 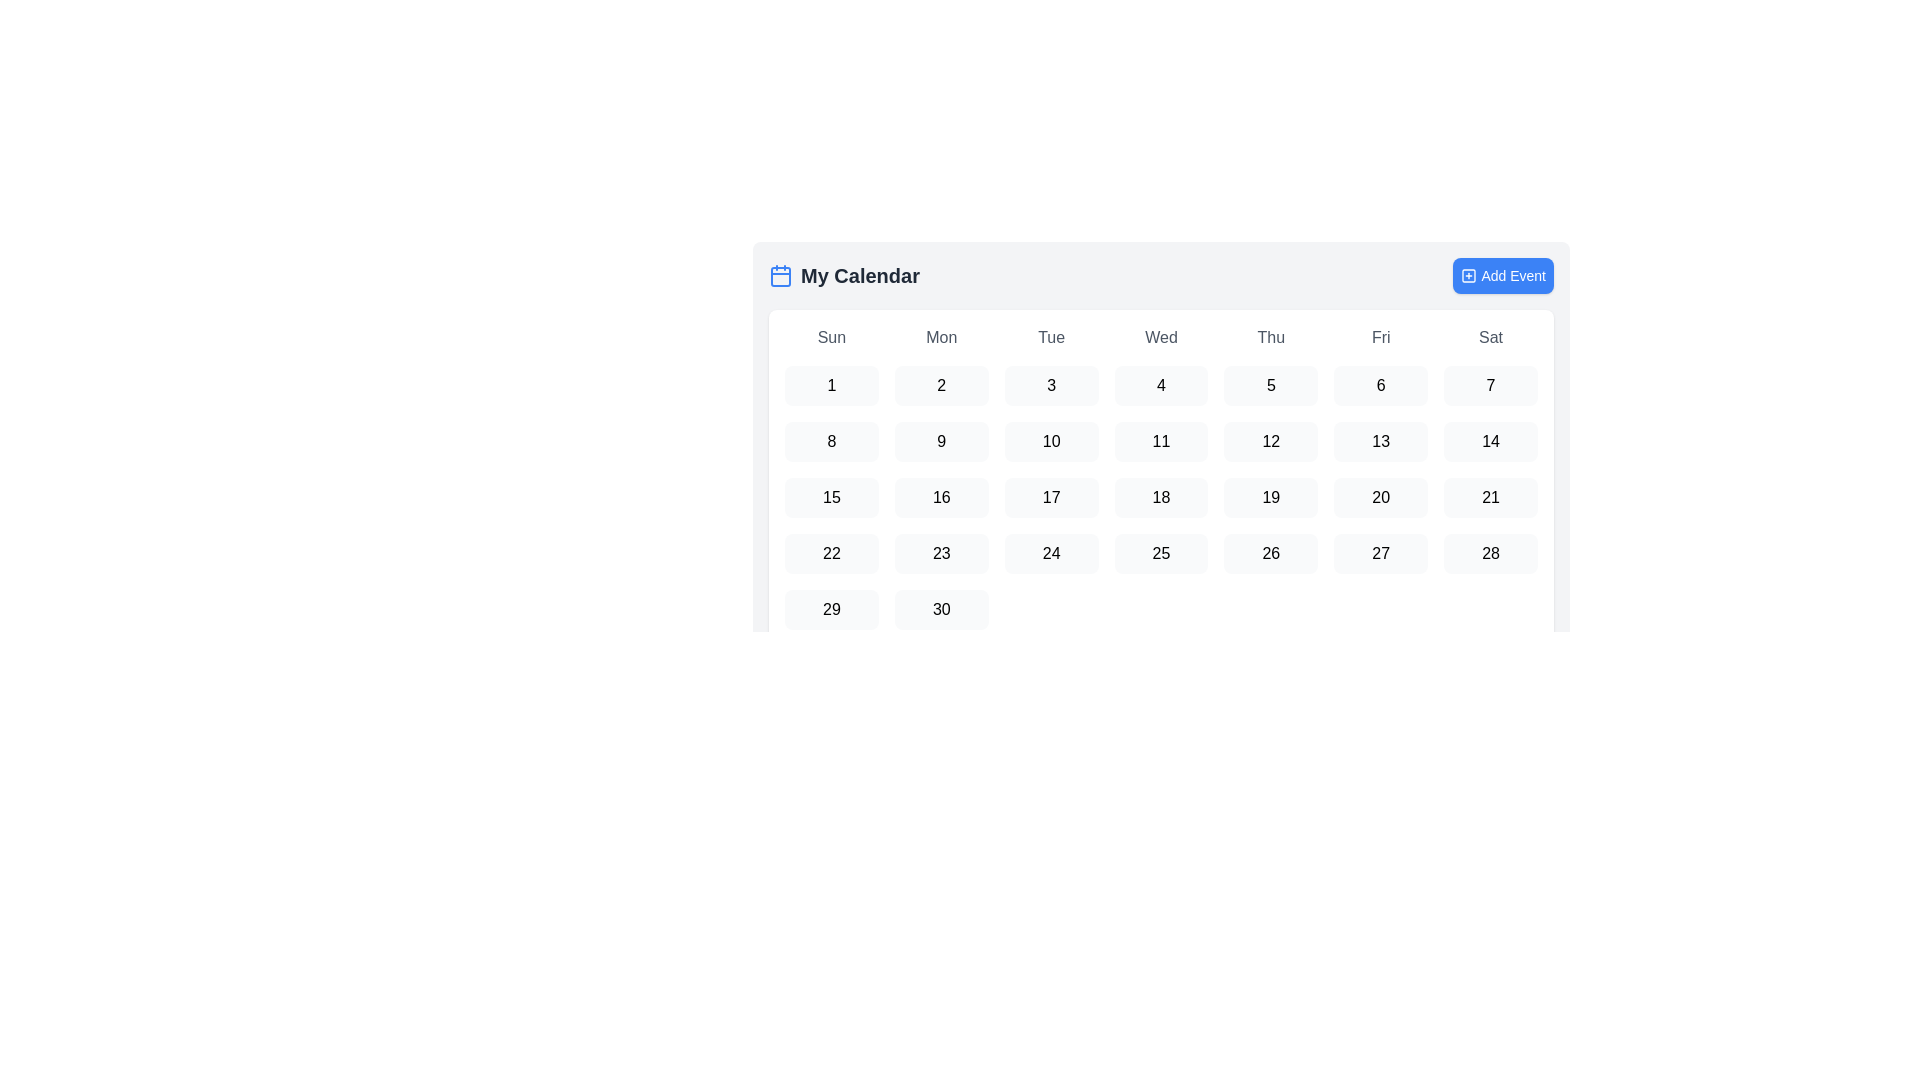 I want to click on the square icon with a plus symbol inside the 'Add Event' button located at the top-right corner of the interface, so click(x=1469, y=276).